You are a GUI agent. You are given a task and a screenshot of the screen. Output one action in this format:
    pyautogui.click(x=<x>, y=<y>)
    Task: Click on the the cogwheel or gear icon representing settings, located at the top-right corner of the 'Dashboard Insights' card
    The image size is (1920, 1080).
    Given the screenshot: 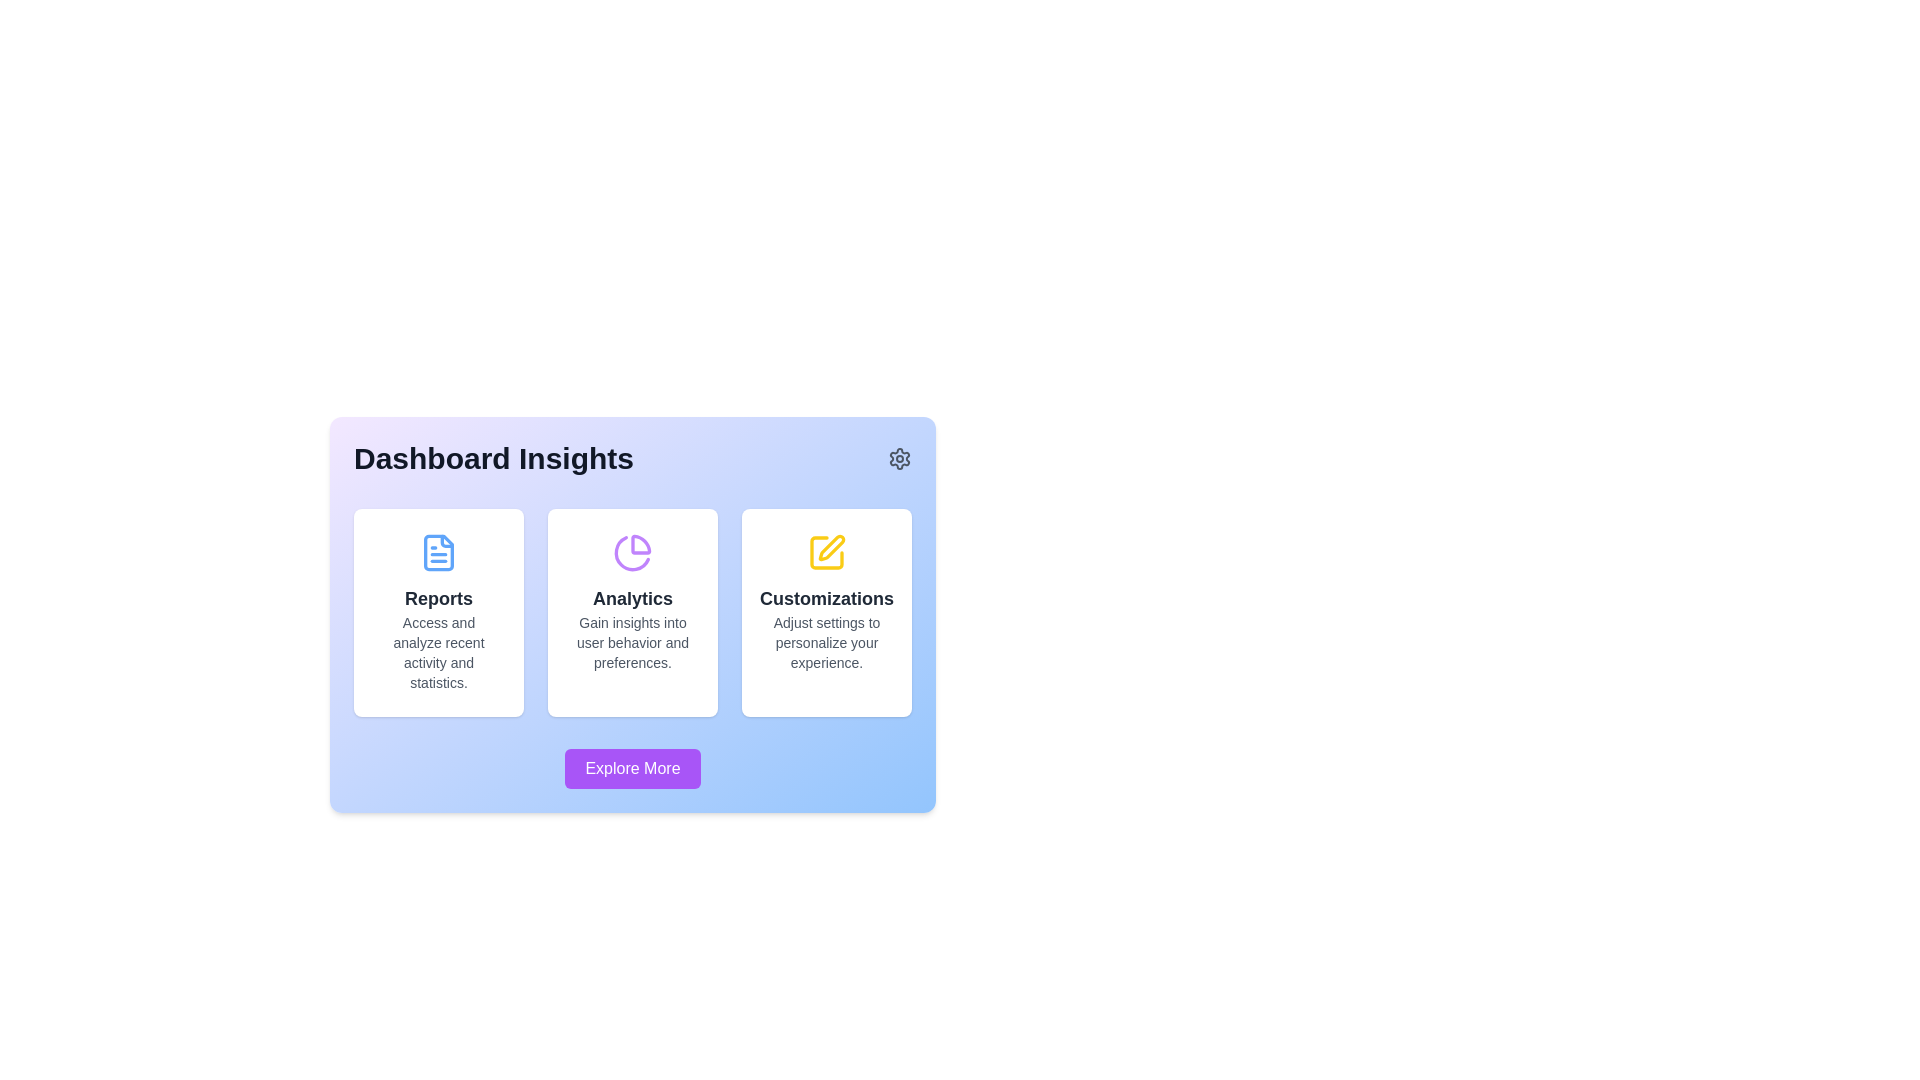 What is the action you would take?
    pyautogui.click(x=899, y=459)
    